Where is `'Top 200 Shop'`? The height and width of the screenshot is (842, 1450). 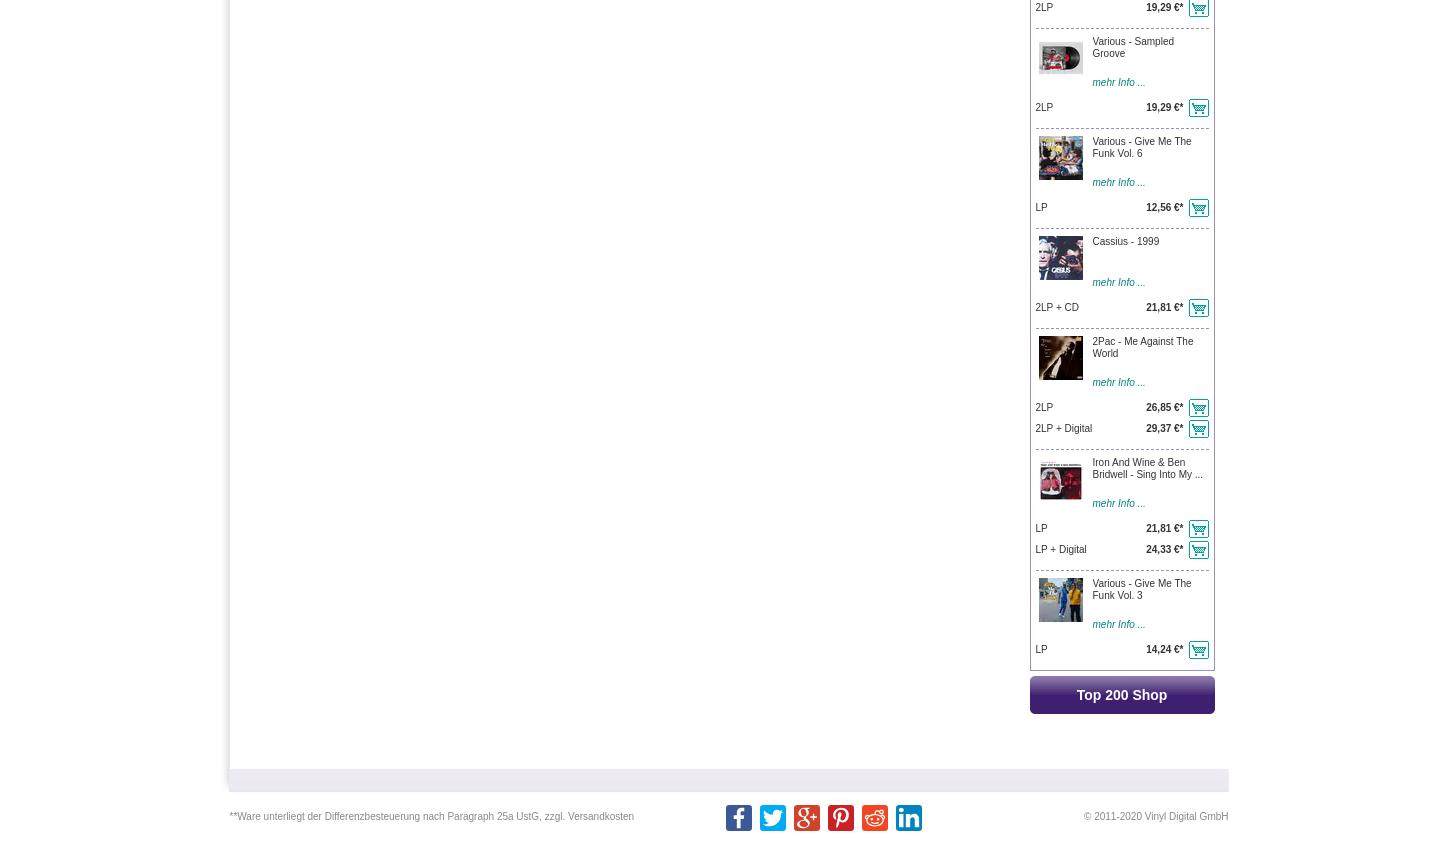 'Top 200 Shop' is located at coordinates (1076, 694).